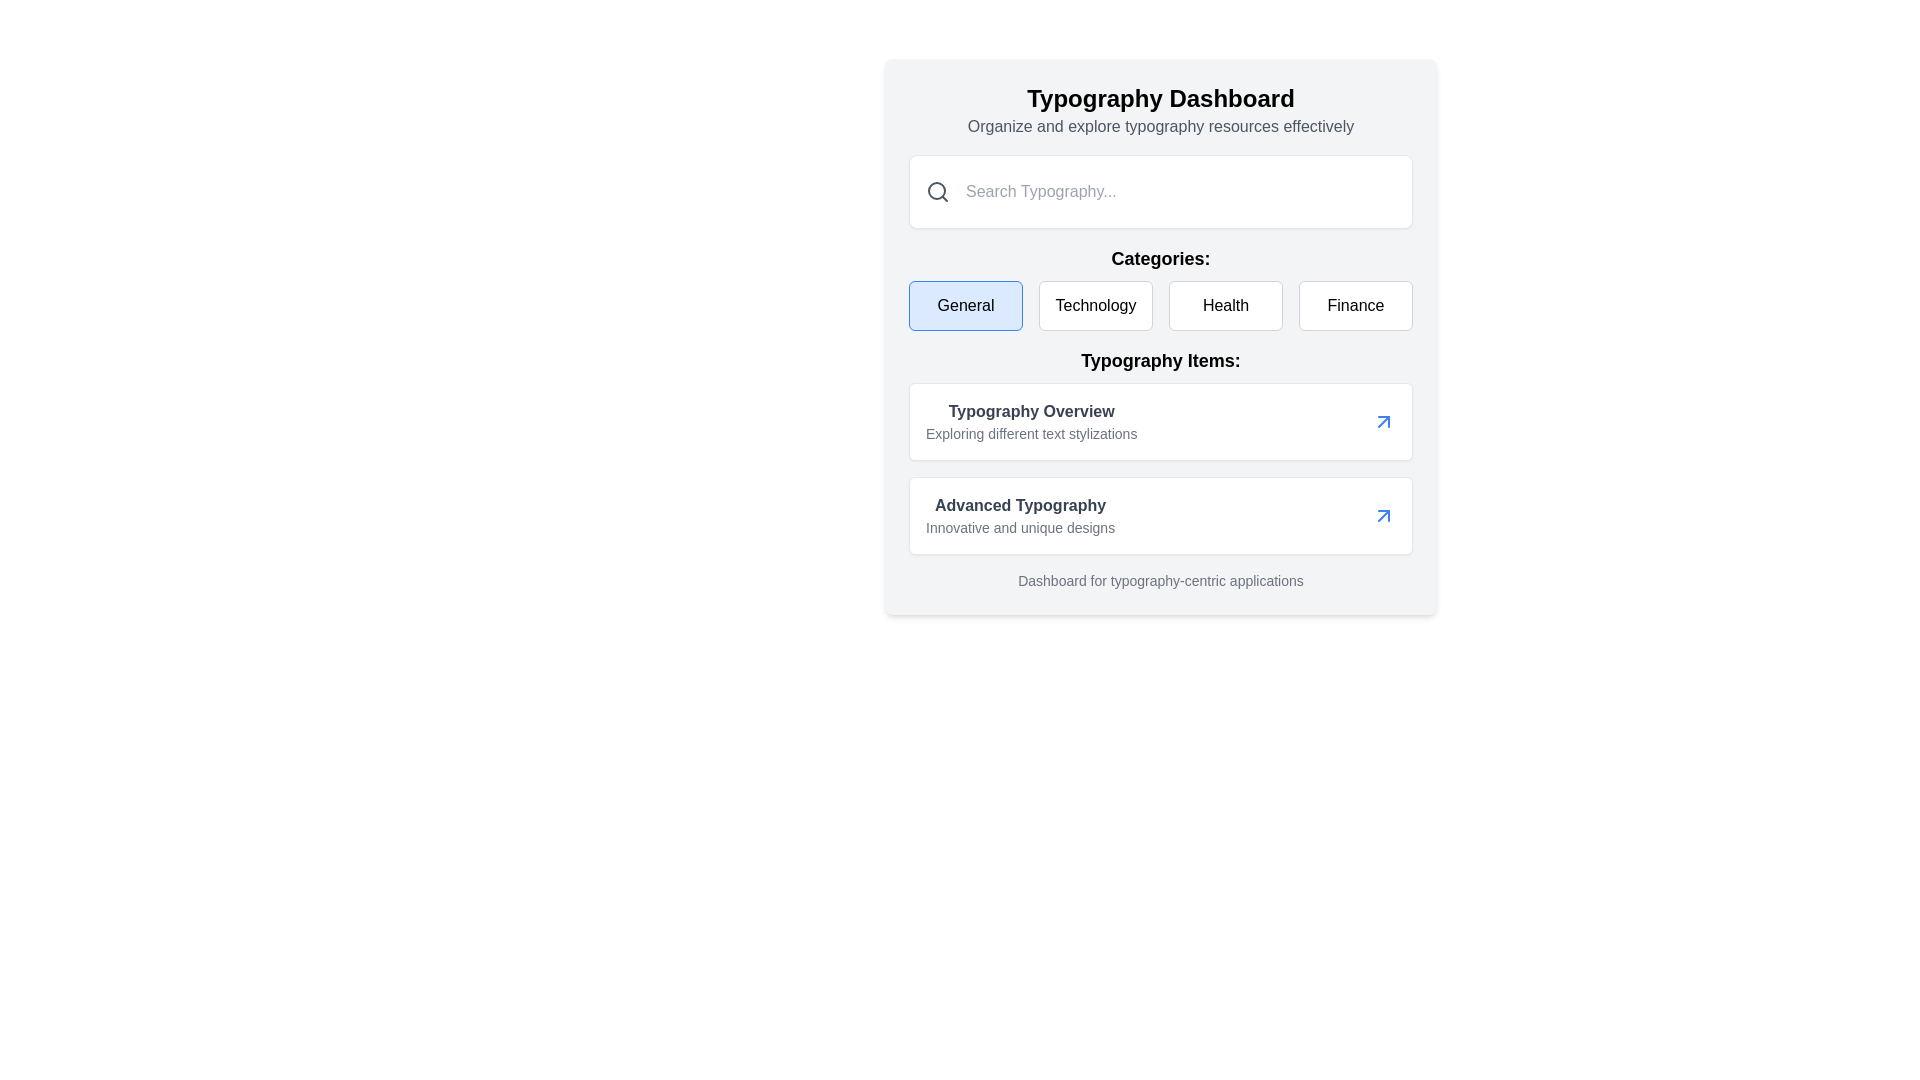  Describe the element at coordinates (1019, 515) in the screenshot. I see `the title text 'Advanced Typography' in the Text block` at that location.